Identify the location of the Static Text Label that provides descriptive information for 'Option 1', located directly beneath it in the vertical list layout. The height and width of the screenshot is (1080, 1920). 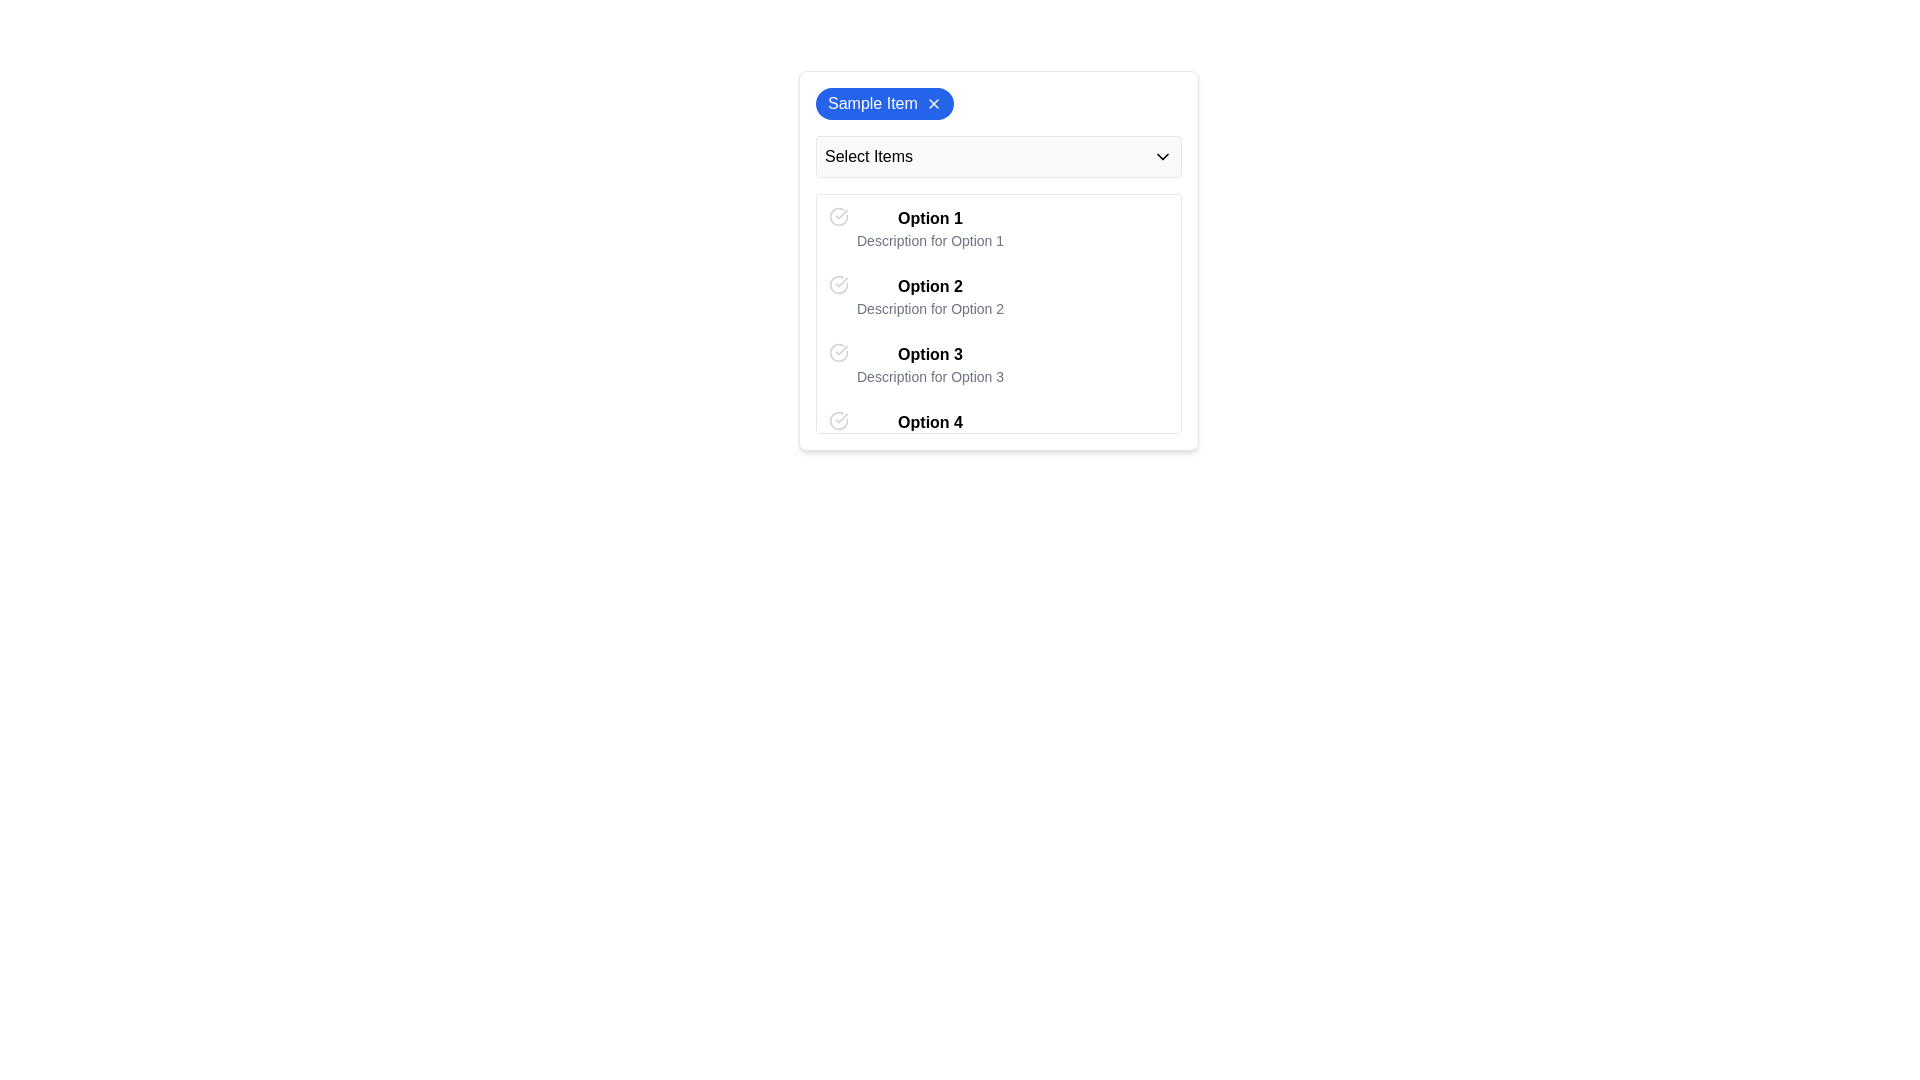
(929, 239).